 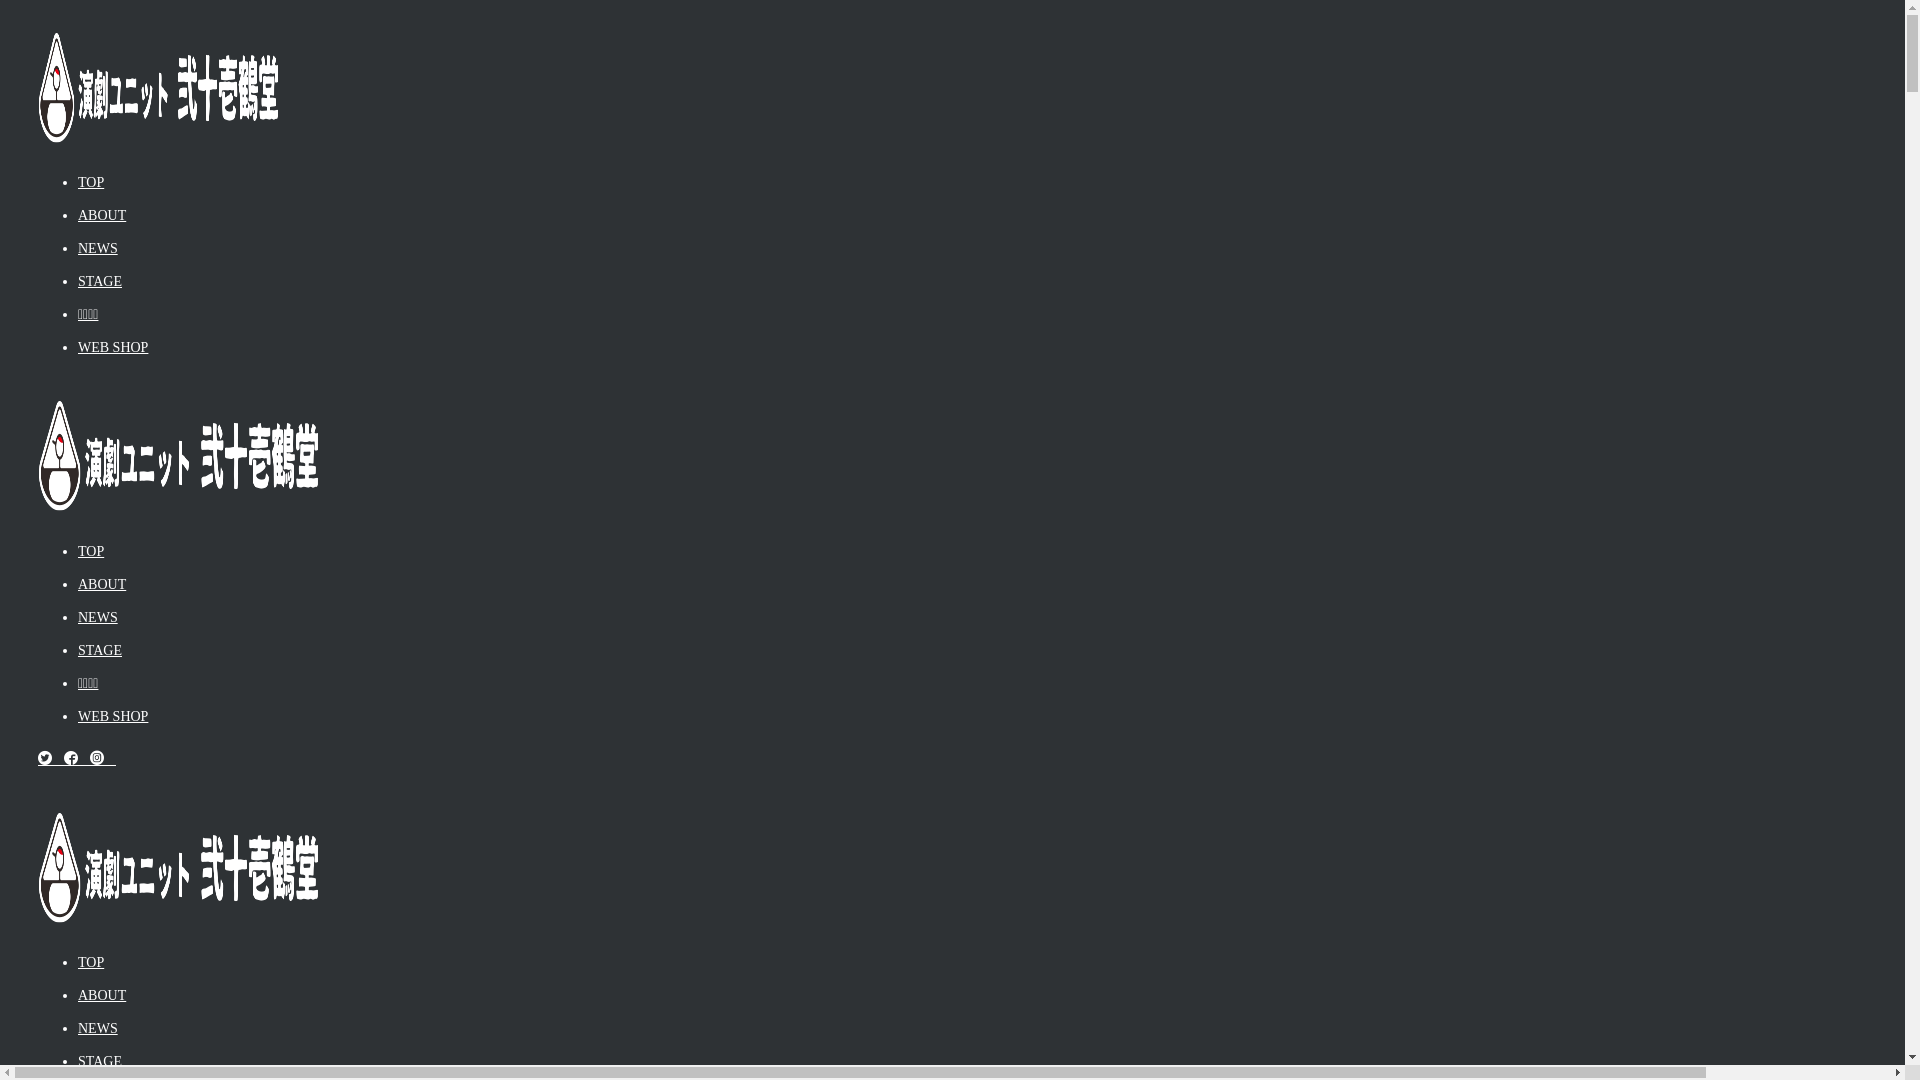 I want to click on 'NEWS', so click(x=96, y=1028).